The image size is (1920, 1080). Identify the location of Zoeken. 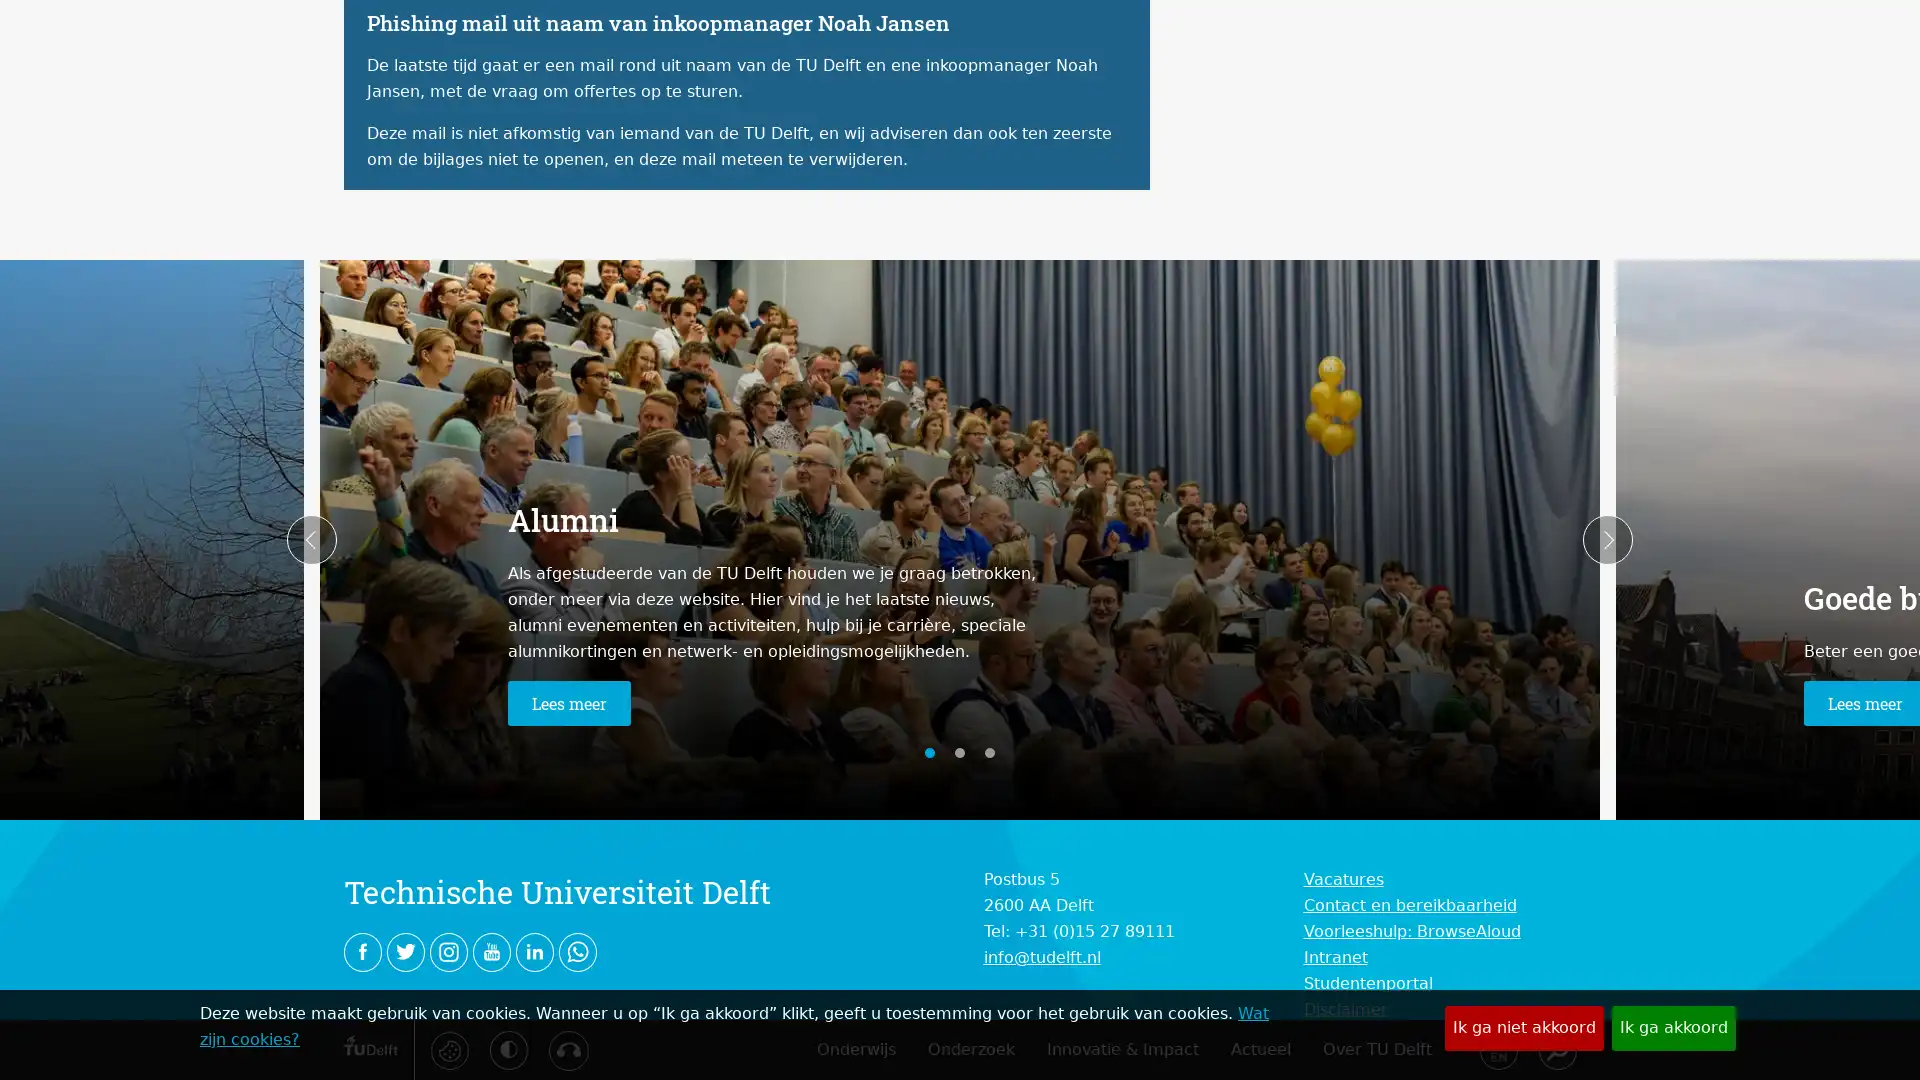
(1555, 1048).